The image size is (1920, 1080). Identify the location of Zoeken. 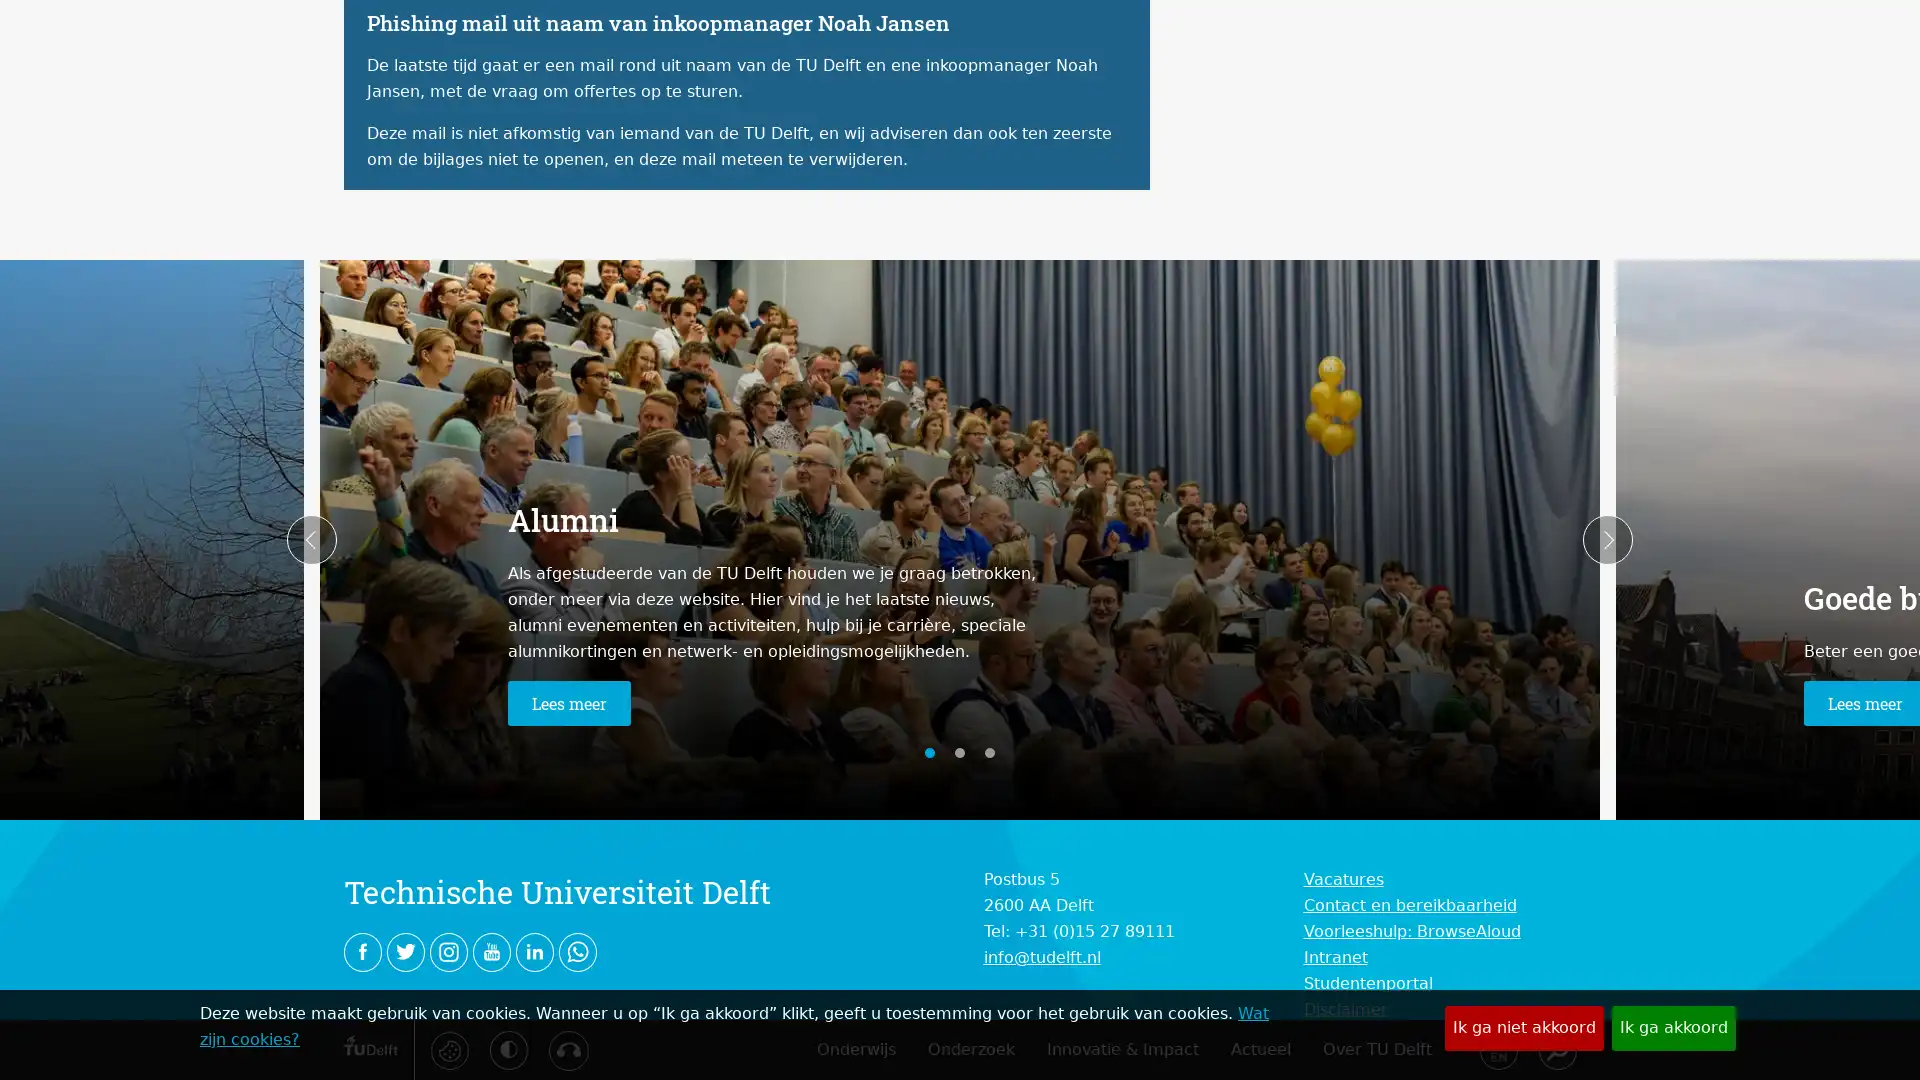
(1555, 1048).